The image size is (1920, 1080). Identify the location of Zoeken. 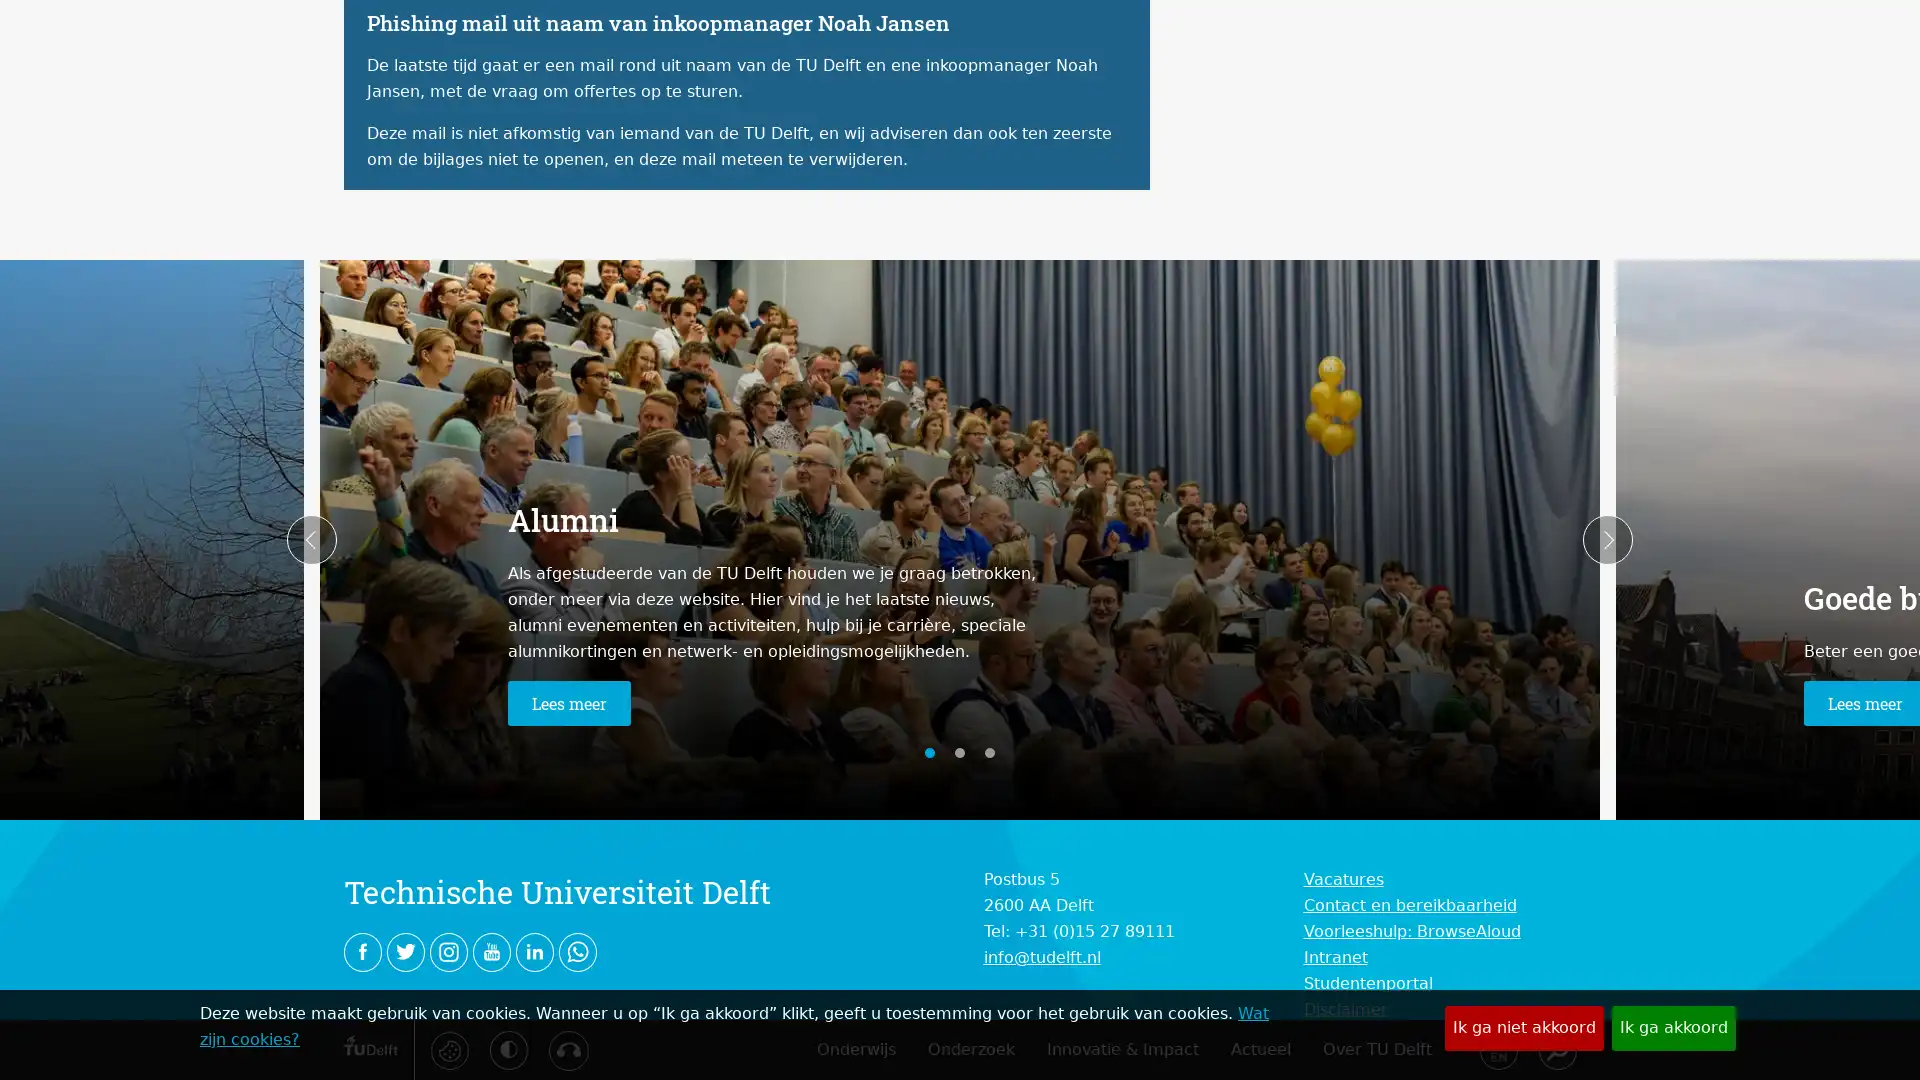
(1555, 1048).